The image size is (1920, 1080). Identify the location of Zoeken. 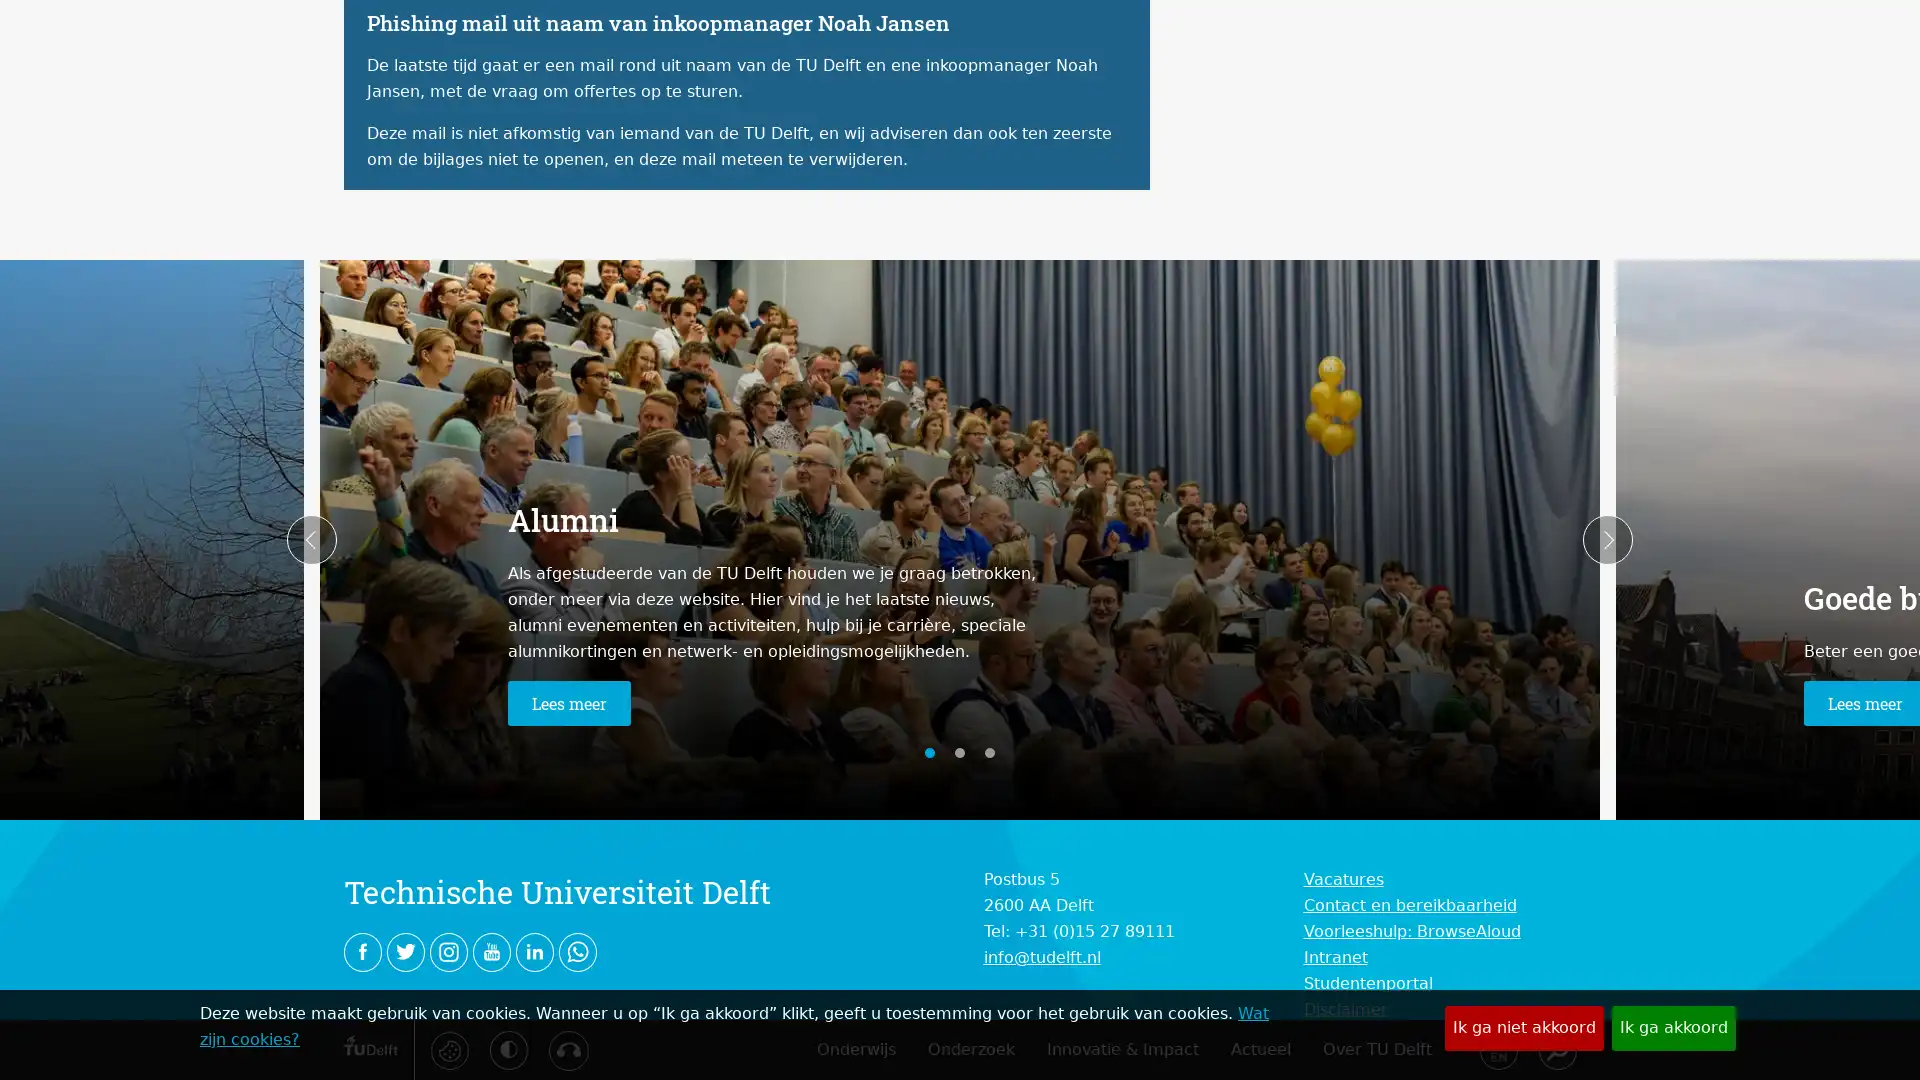
(1555, 1048).